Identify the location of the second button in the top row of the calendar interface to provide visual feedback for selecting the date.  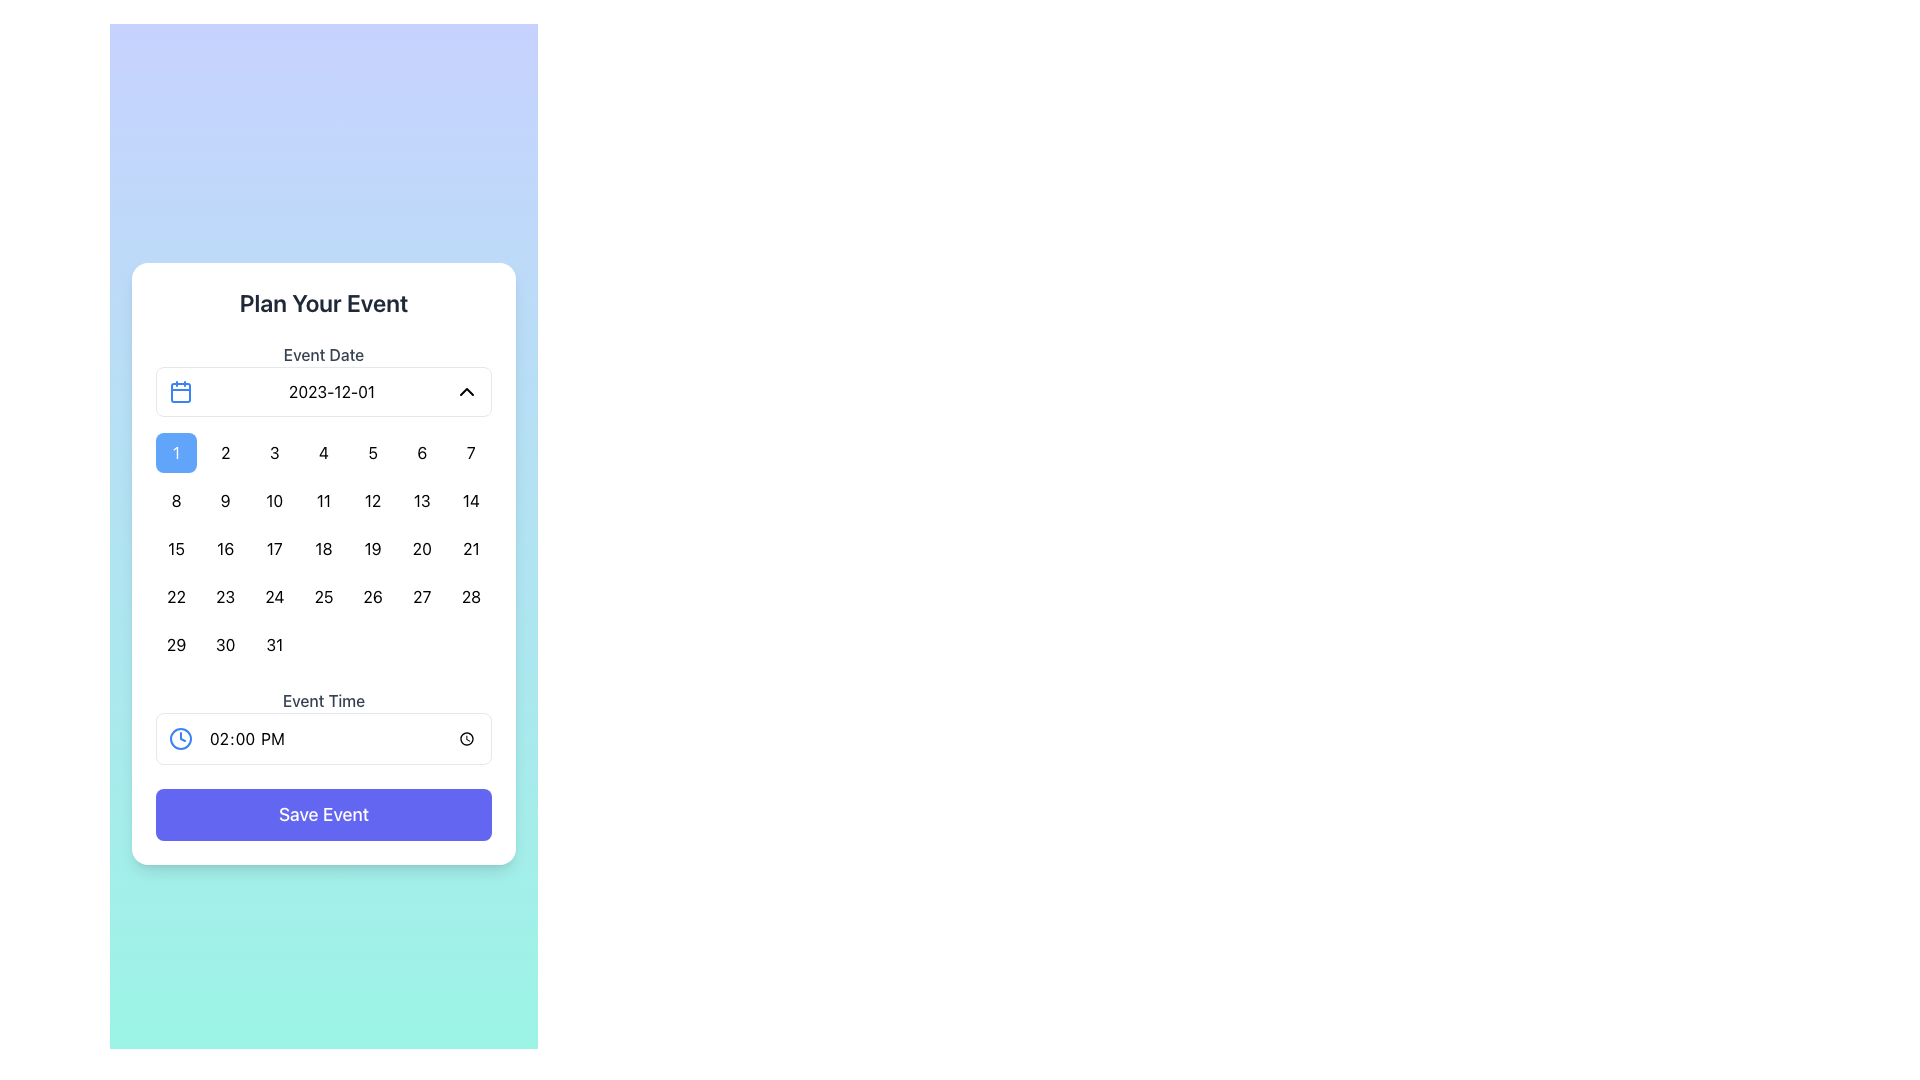
(225, 452).